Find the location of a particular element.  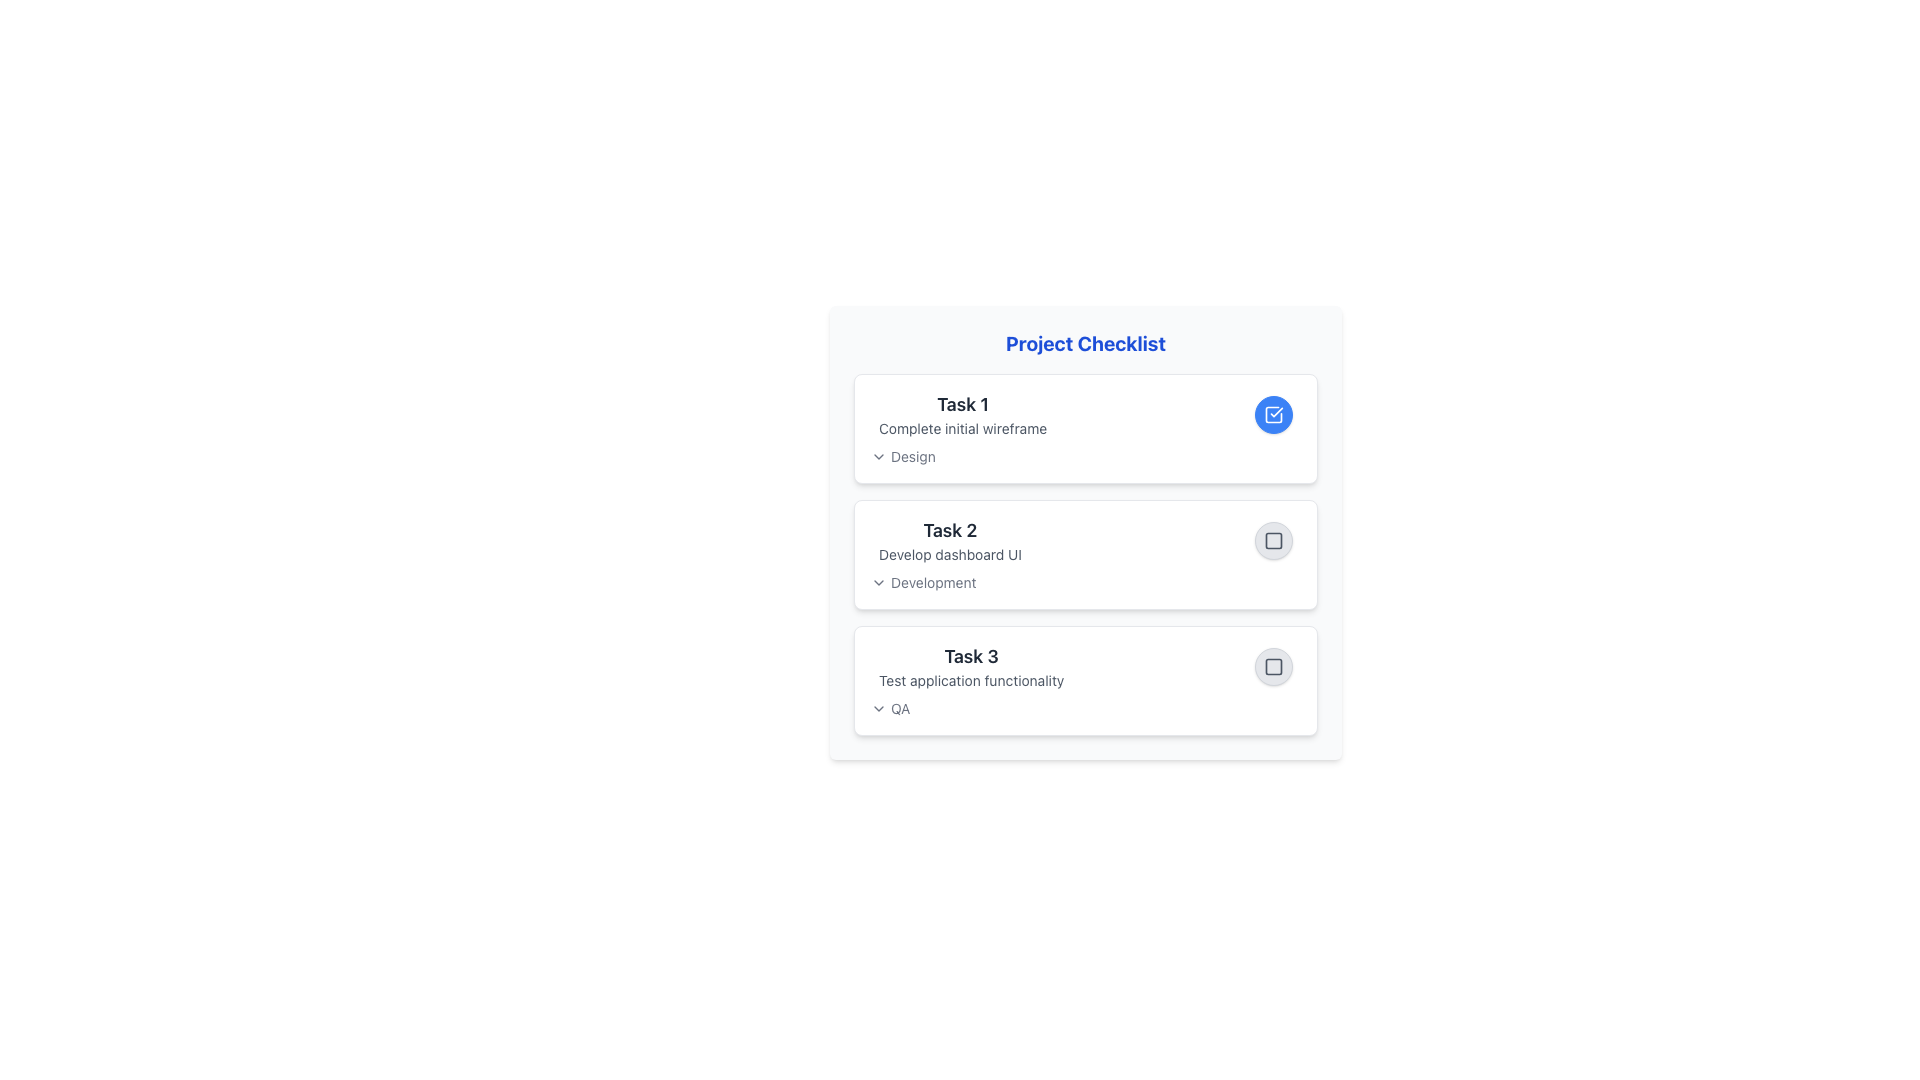

the text label that serves as the title for the third item in the checklist, providing a quick reference to the task's name is located at coordinates (971, 656).